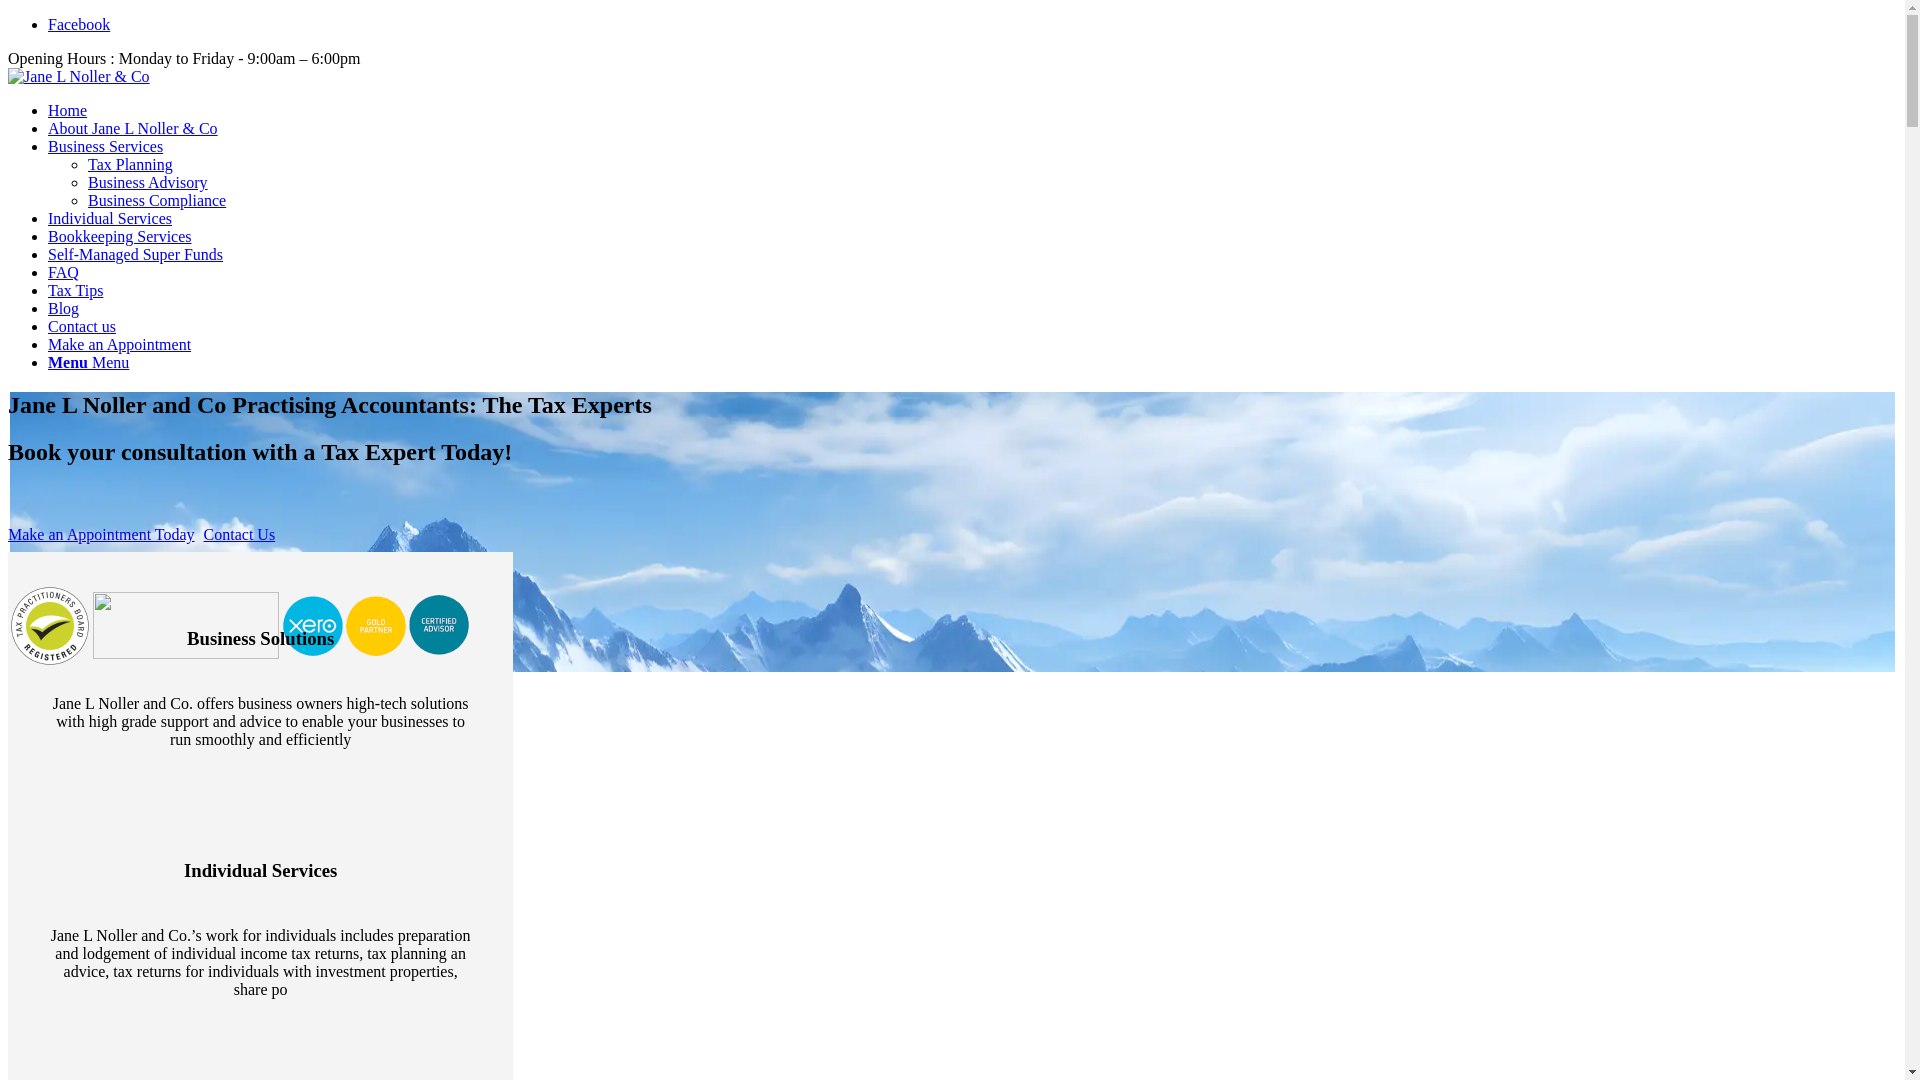  I want to click on 'Business Advisory', so click(86, 182).